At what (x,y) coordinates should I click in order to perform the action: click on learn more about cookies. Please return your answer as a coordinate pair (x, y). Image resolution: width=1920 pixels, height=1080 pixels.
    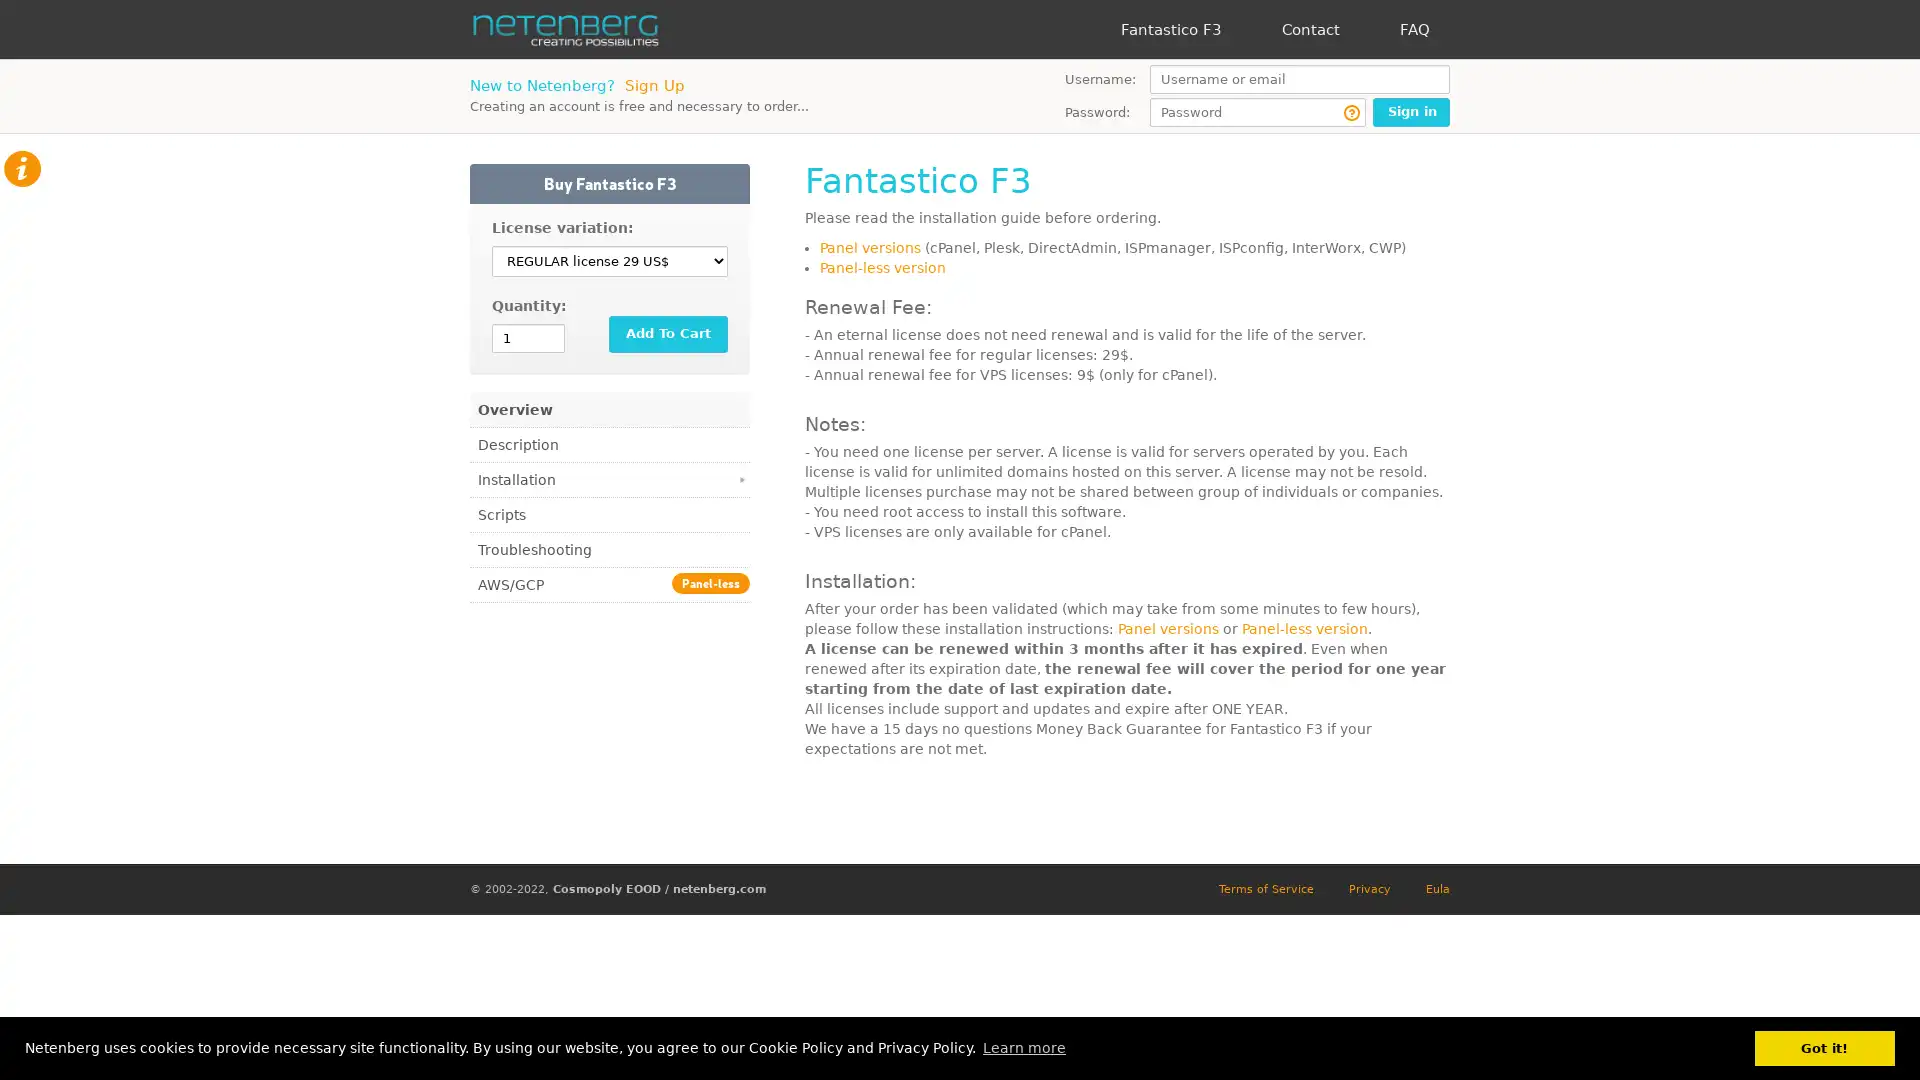
    Looking at the image, I should click on (1023, 1047).